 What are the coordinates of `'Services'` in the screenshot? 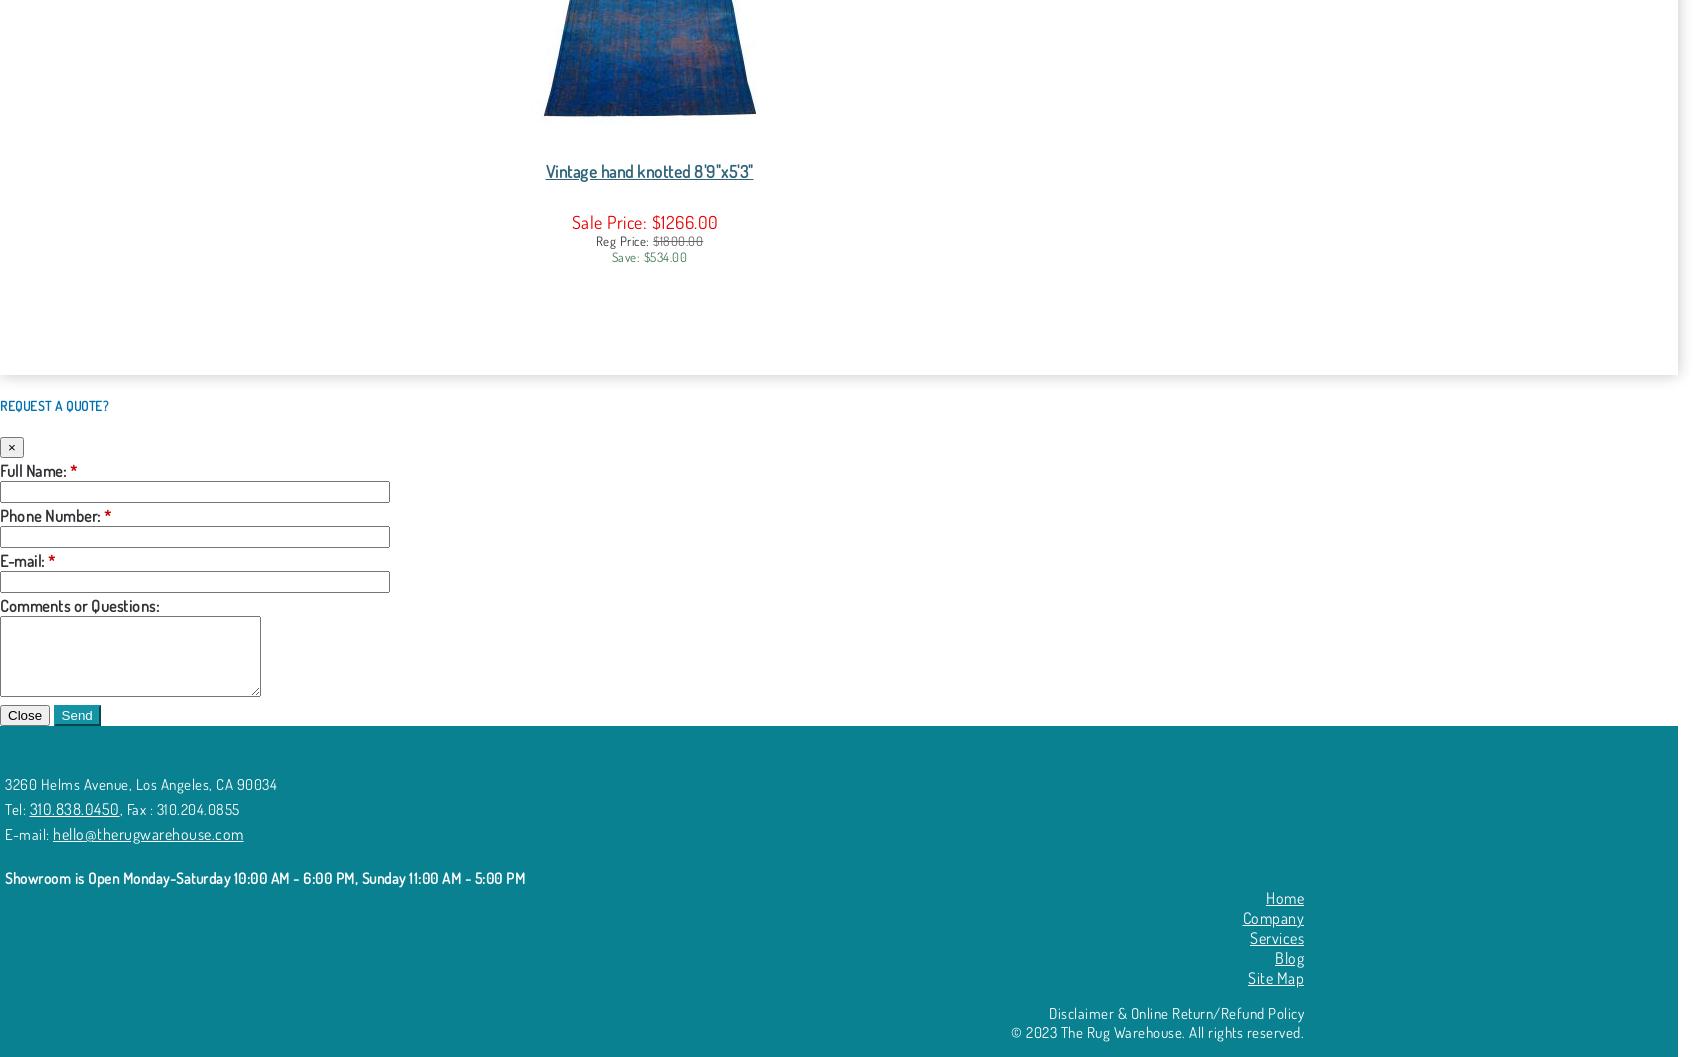 It's located at (1277, 937).